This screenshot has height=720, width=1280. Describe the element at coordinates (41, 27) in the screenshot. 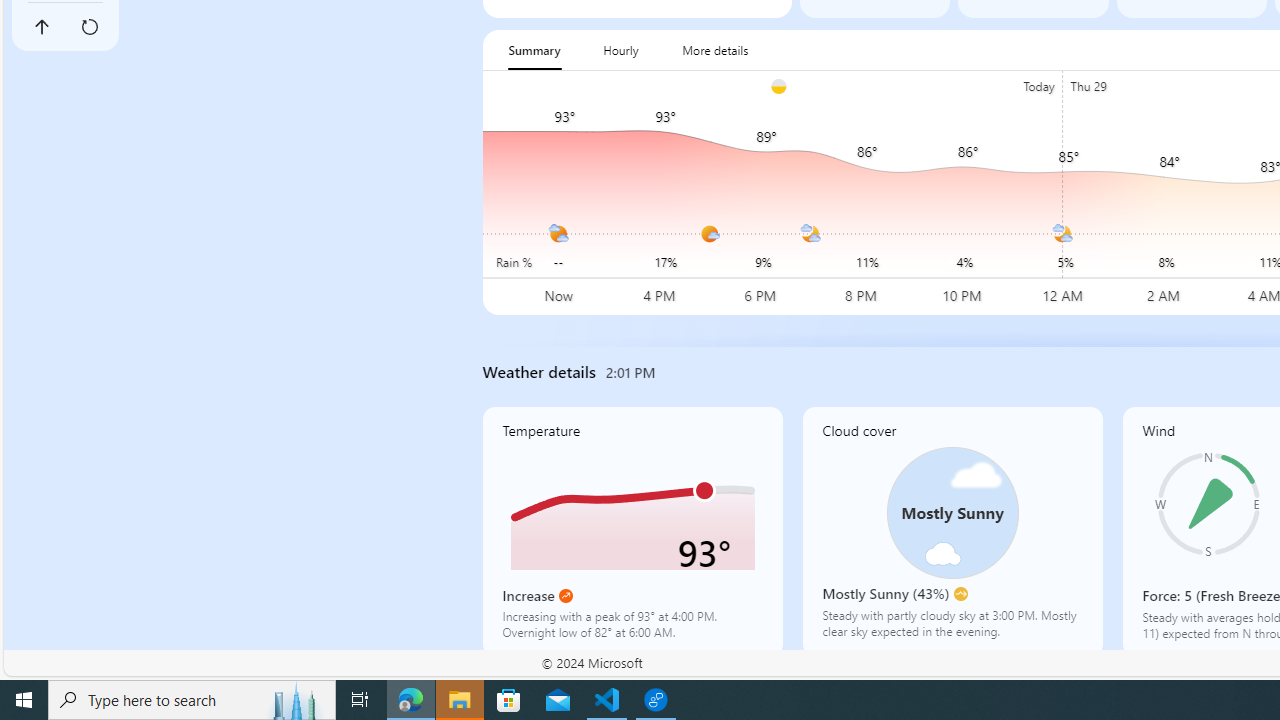

I see `'Back to top'` at that location.